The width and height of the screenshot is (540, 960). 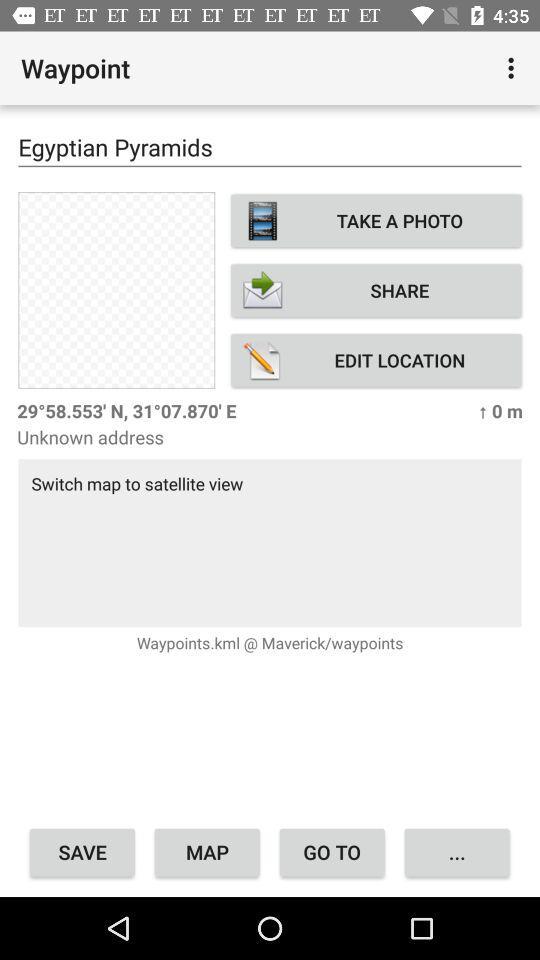 What do you see at coordinates (457, 851) in the screenshot?
I see `...` at bounding box center [457, 851].